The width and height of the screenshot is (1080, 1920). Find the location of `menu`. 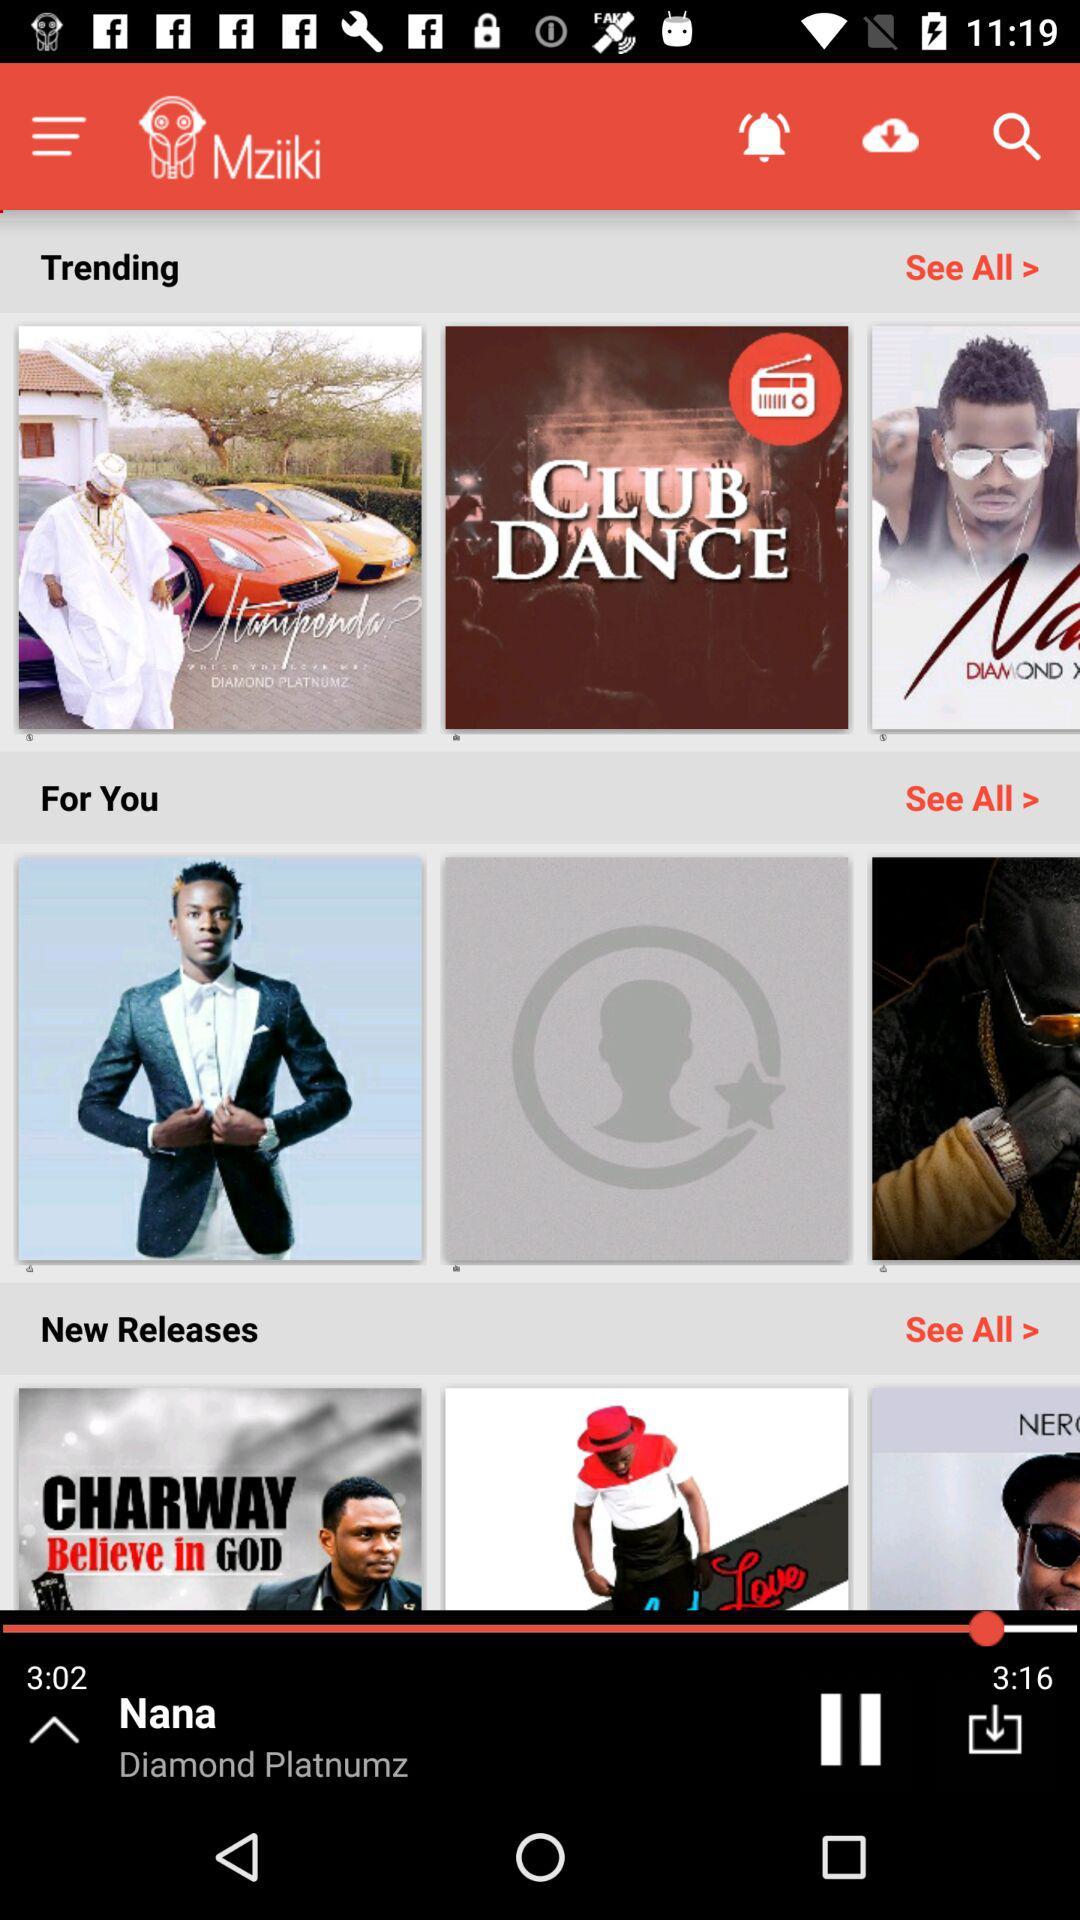

menu is located at coordinates (57, 135).